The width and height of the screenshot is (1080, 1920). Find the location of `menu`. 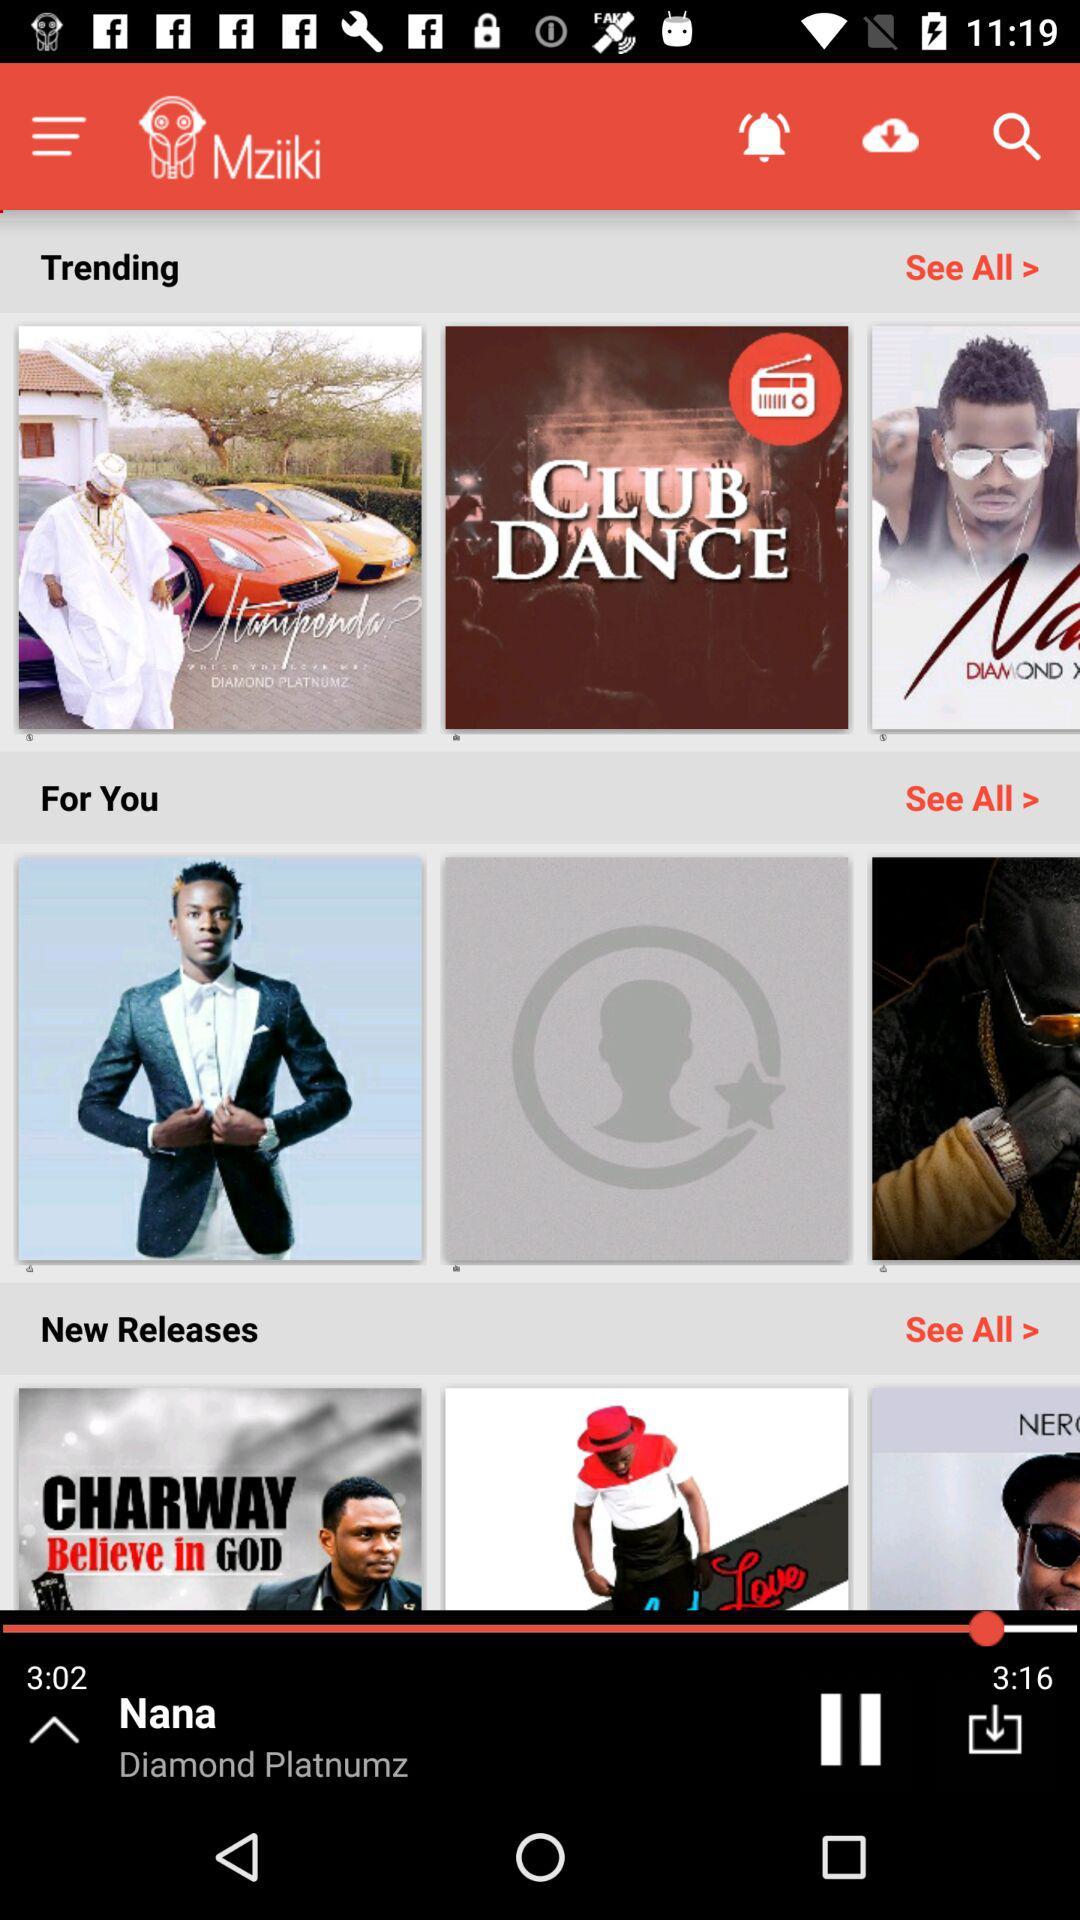

menu is located at coordinates (57, 135).